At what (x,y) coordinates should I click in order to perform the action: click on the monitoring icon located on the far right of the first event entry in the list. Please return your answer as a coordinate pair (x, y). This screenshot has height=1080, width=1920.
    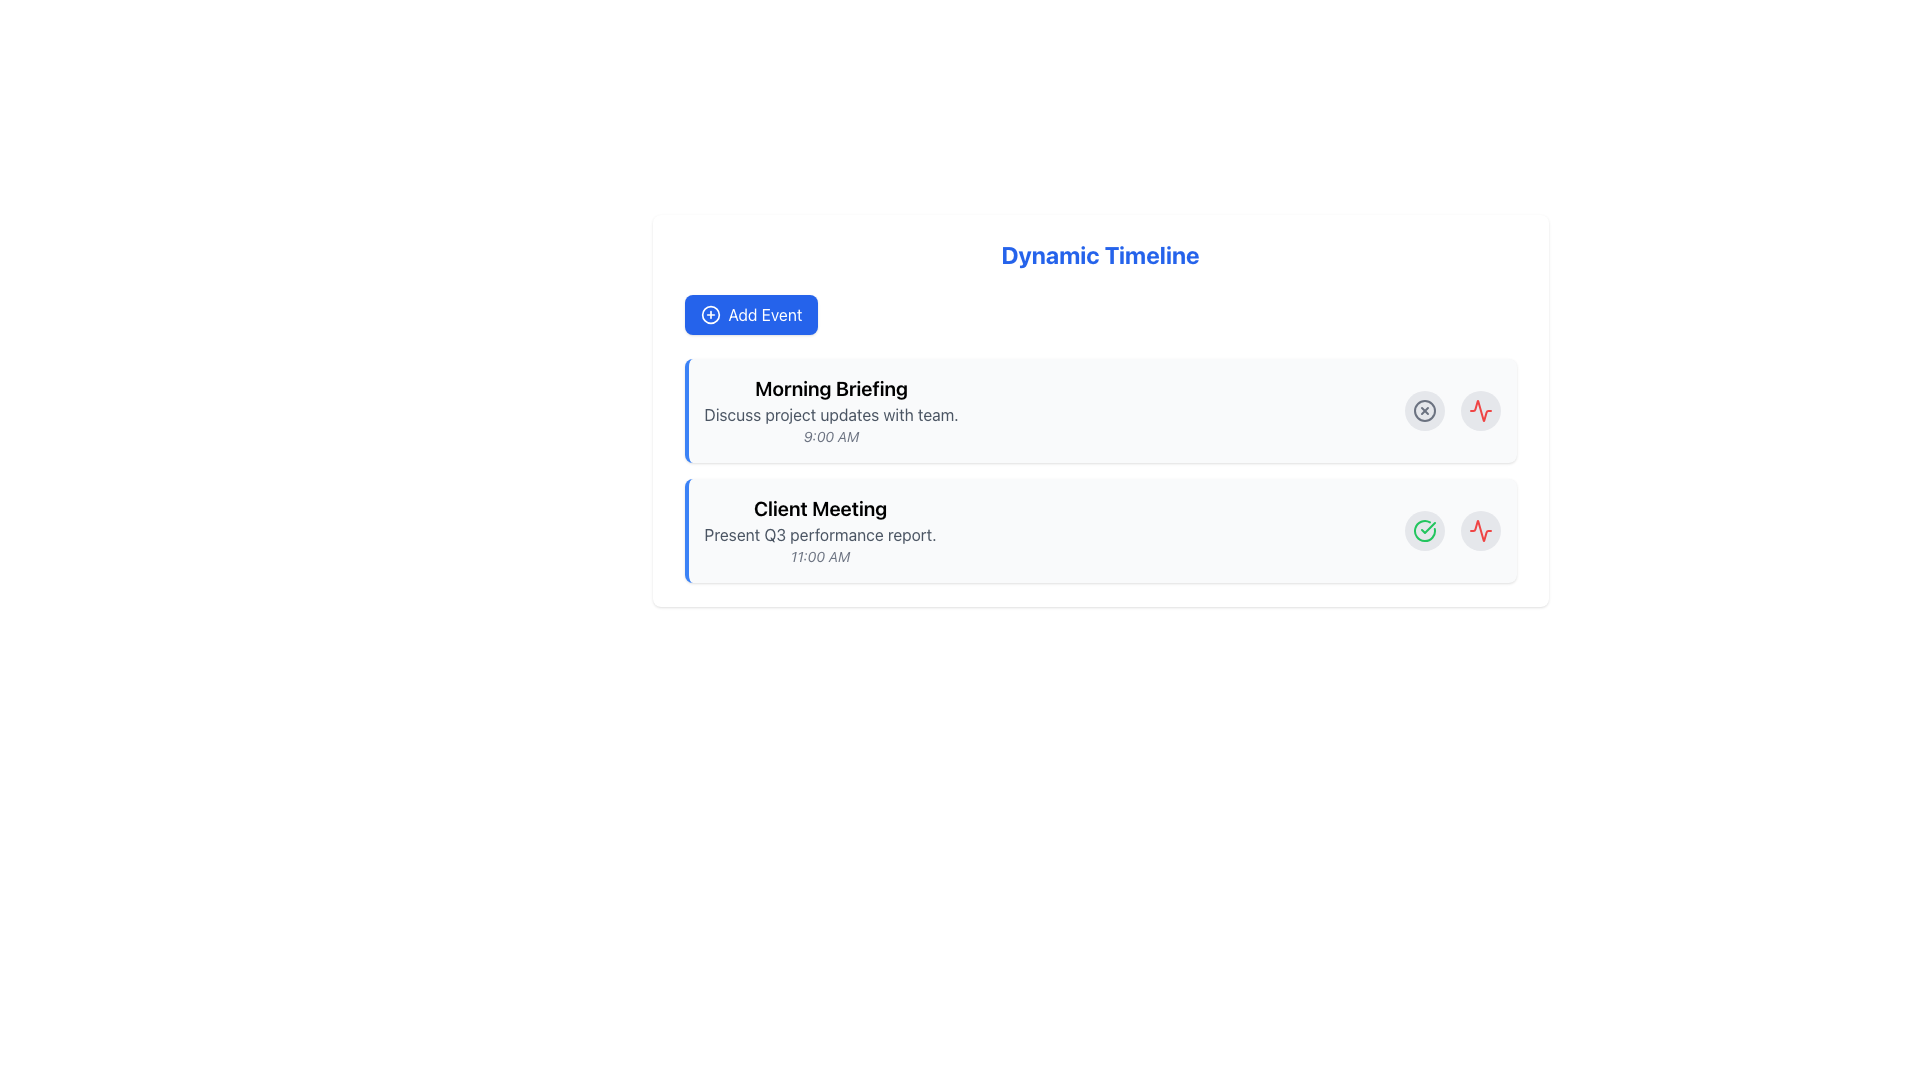
    Looking at the image, I should click on (1480, 530).